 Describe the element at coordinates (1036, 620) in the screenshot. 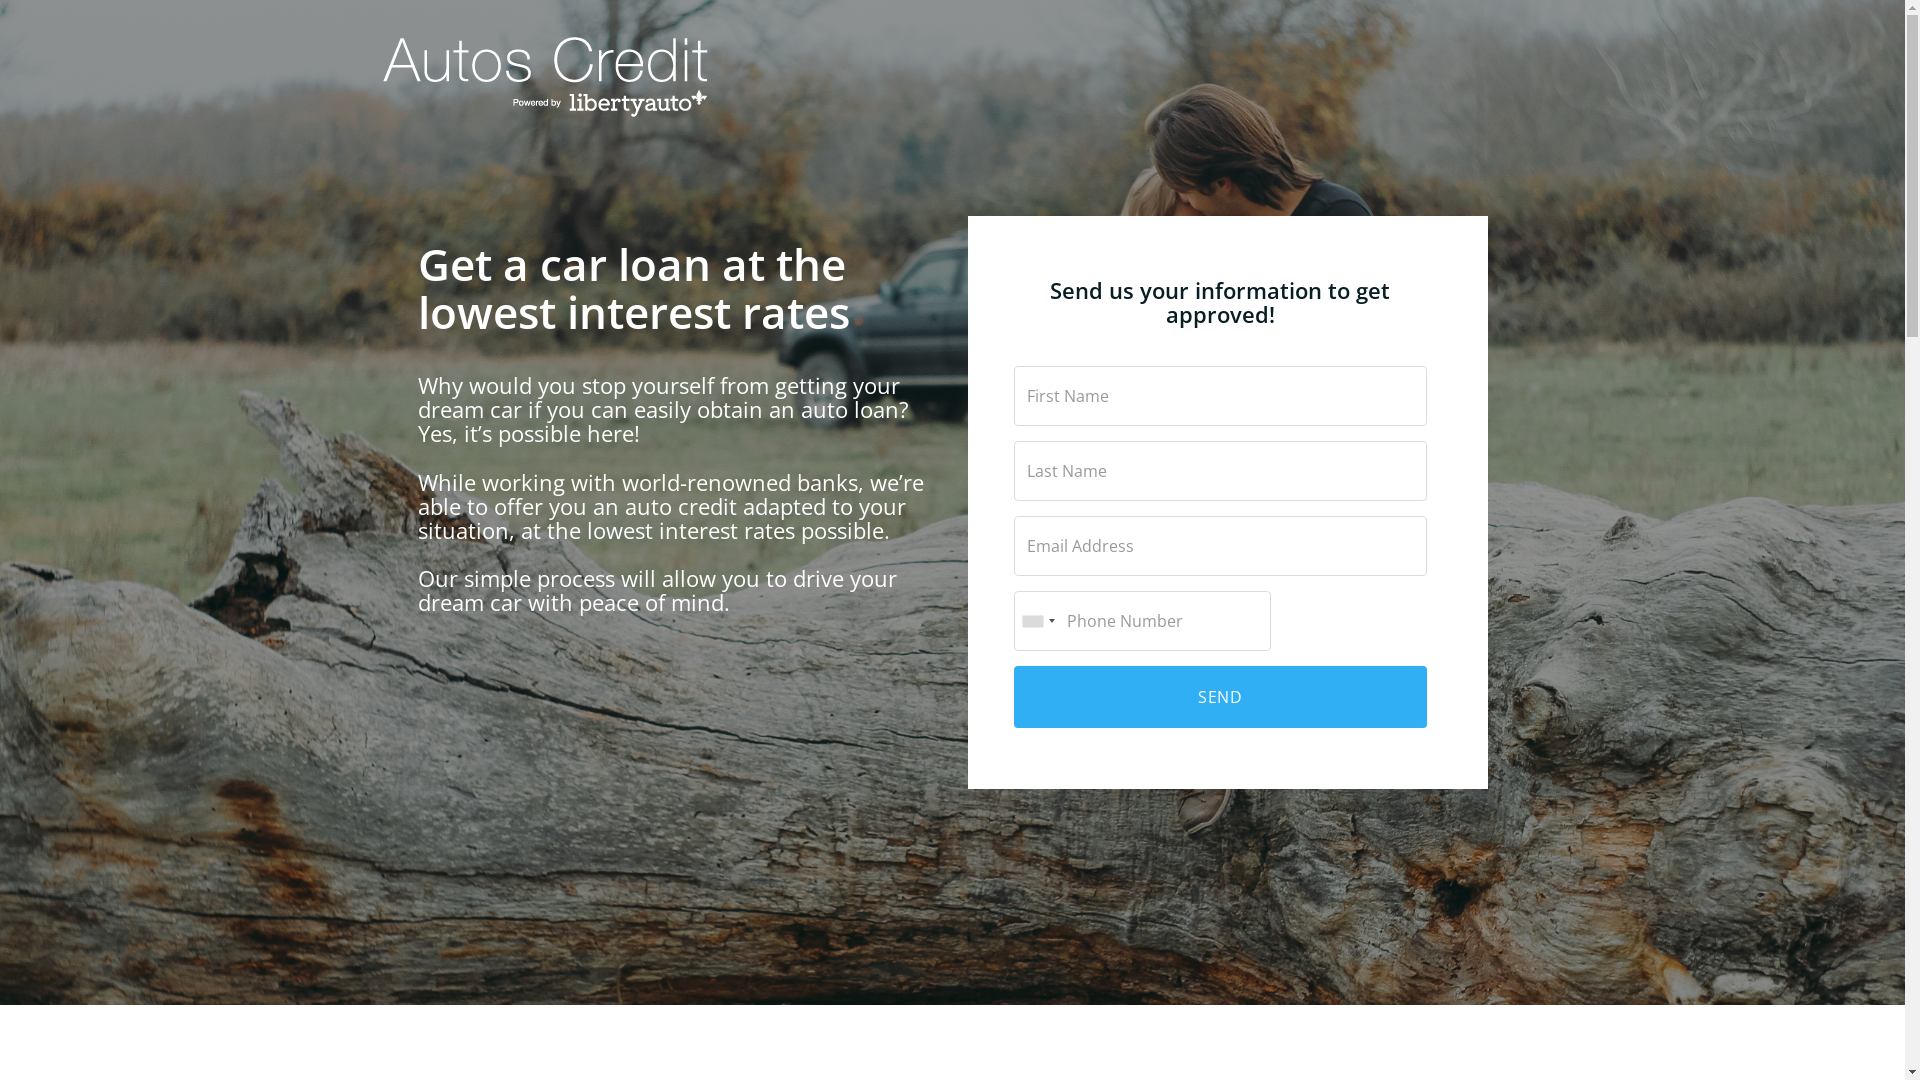

I see `'United States: +1'` at that location.